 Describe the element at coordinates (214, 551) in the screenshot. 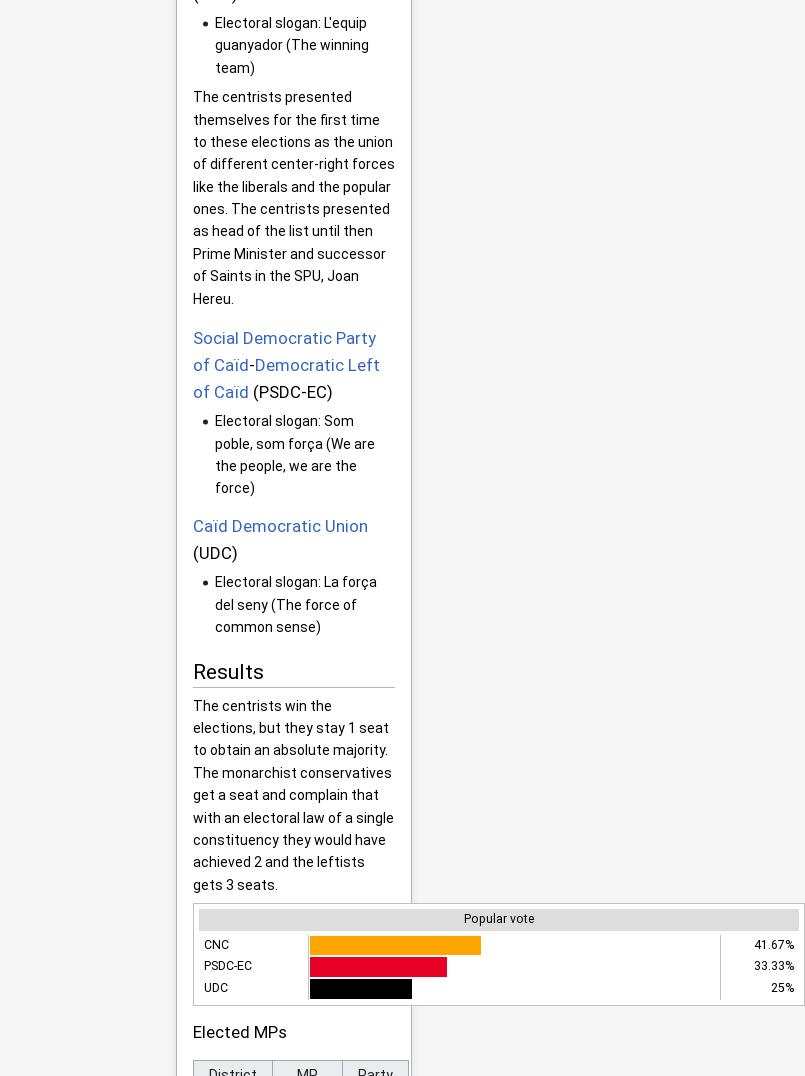

I see `'(UDC)'` at that location.